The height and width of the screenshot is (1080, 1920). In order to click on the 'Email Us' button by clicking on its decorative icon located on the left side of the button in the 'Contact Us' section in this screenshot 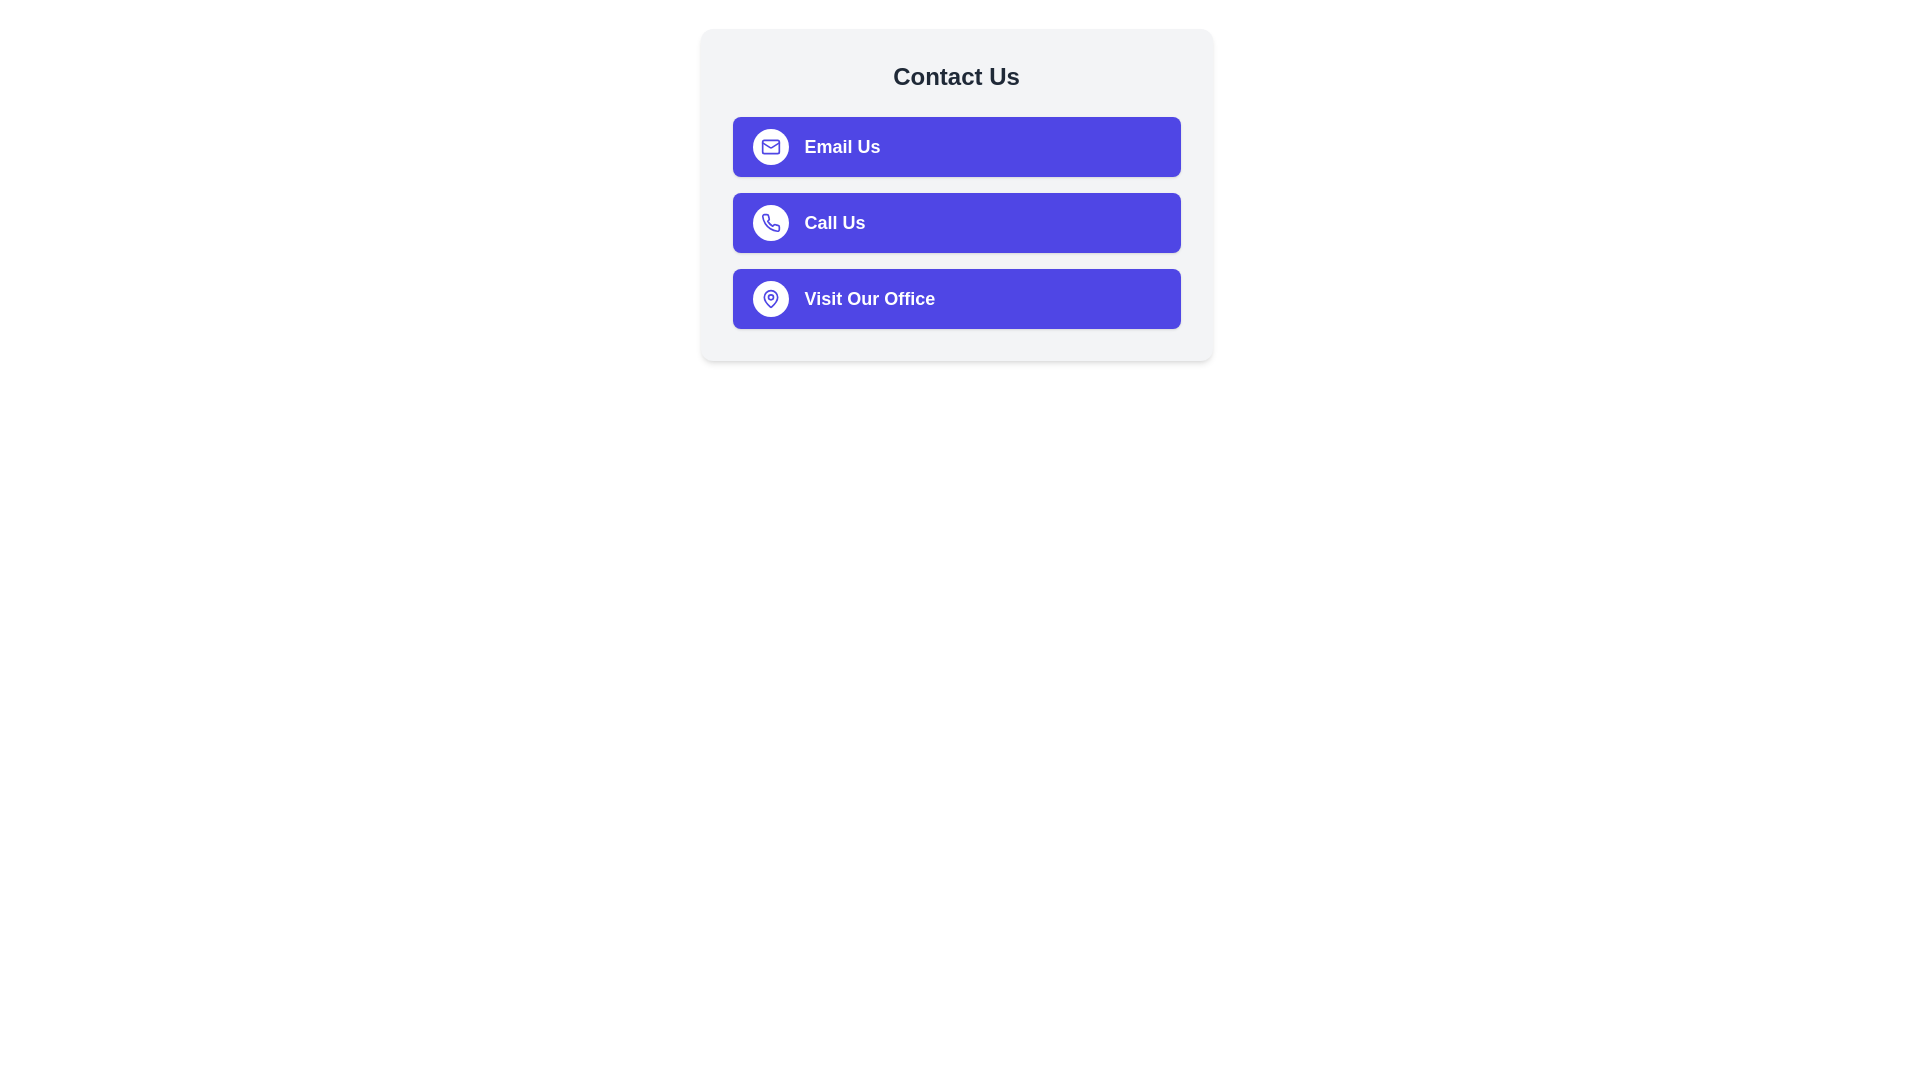, I will do `click(769, 145)`.